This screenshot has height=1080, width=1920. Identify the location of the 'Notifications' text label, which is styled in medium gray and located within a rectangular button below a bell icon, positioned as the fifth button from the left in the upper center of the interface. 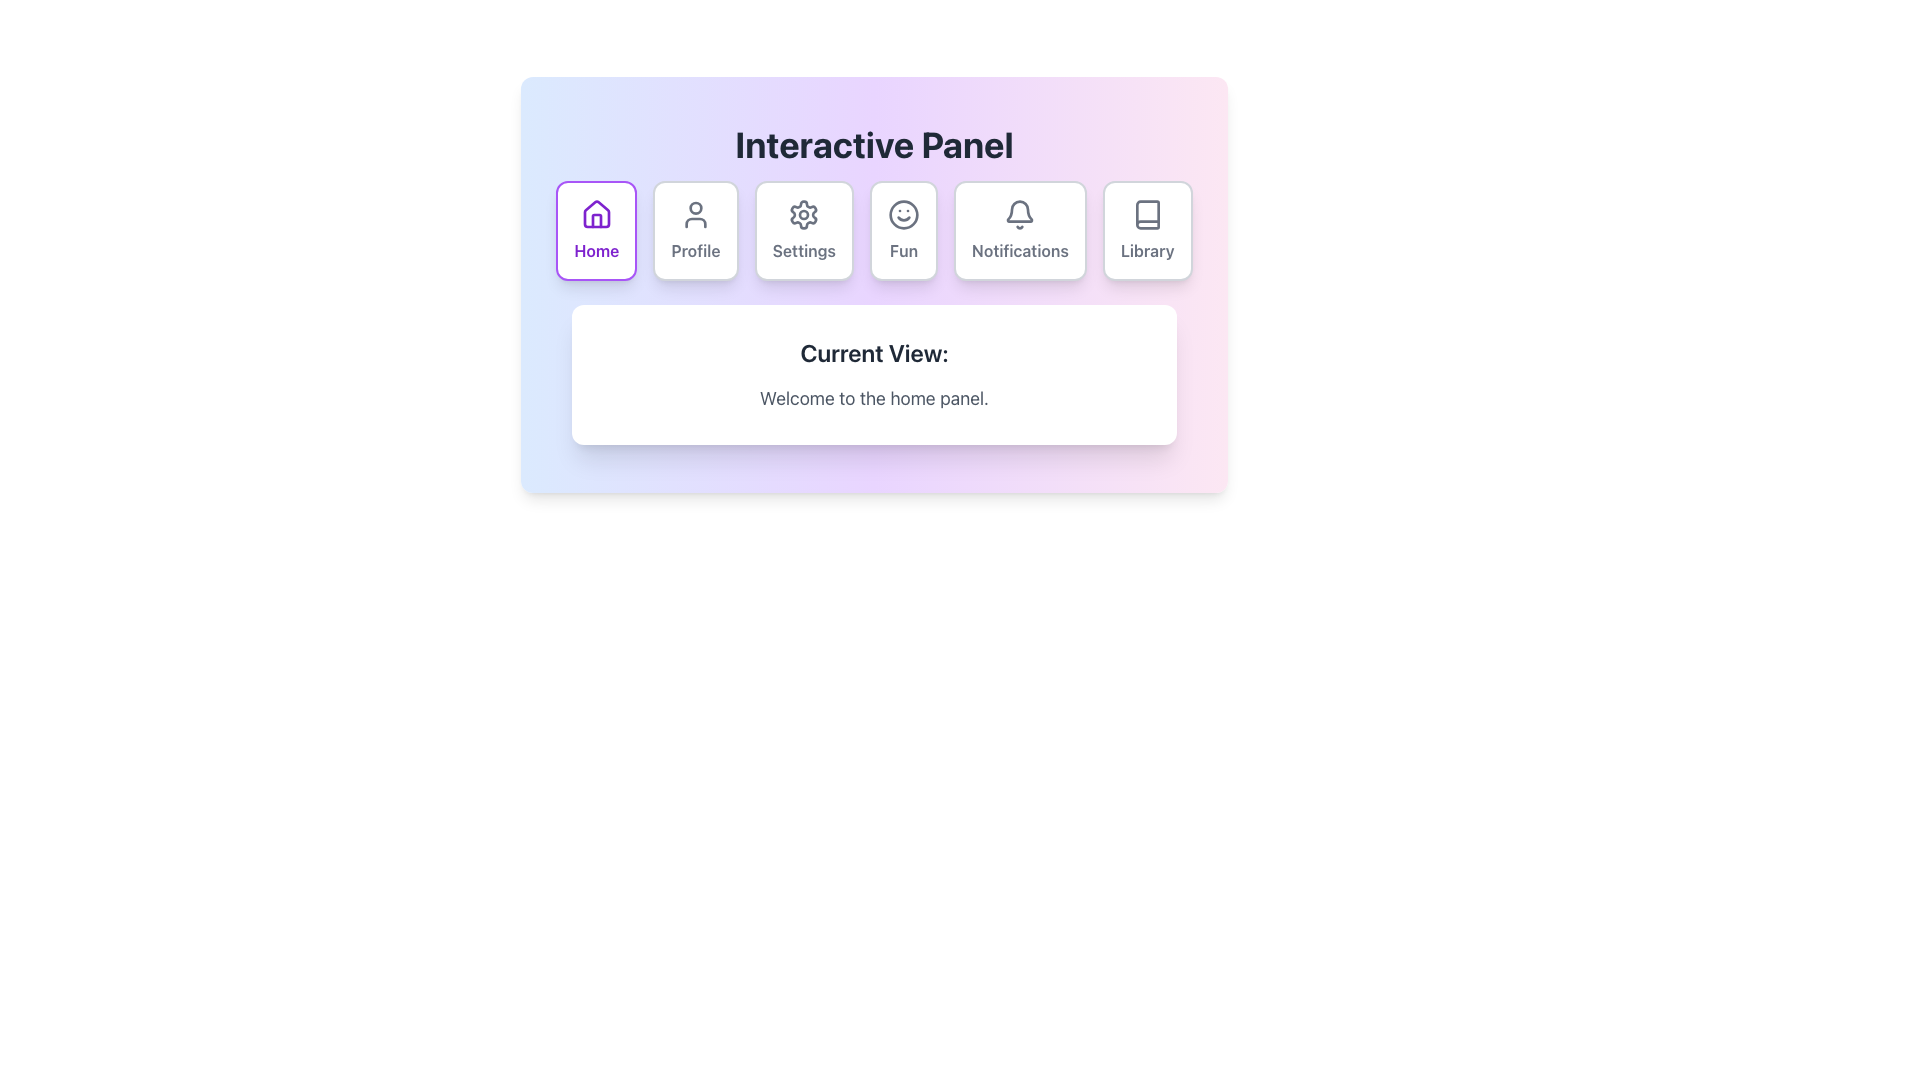
(1020, 249).